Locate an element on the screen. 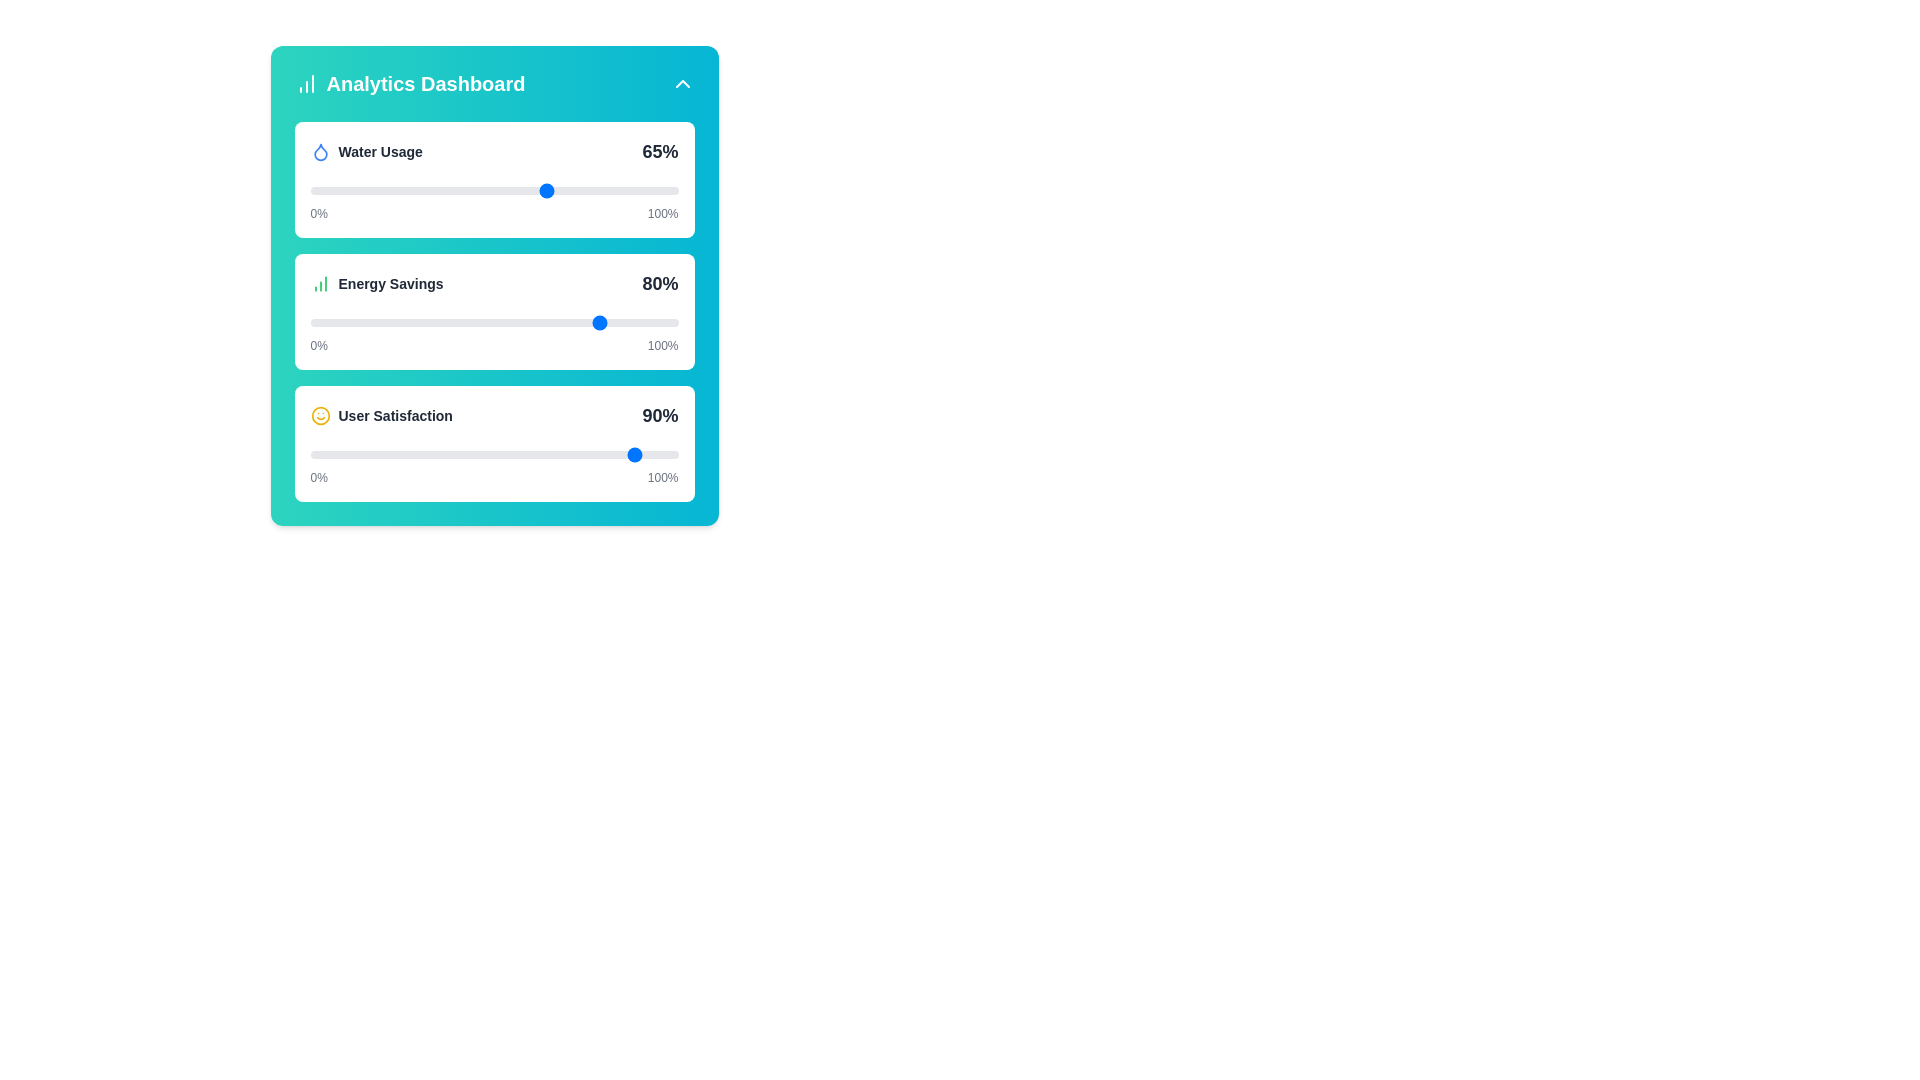 Image resolution: width=1920 pixels, height=1080 pixels. the text label displaying '0%' which is aligned to the left side of a horizontal progress bar beneath the 'Water Usage' metric is located at coordinates (318, 213).